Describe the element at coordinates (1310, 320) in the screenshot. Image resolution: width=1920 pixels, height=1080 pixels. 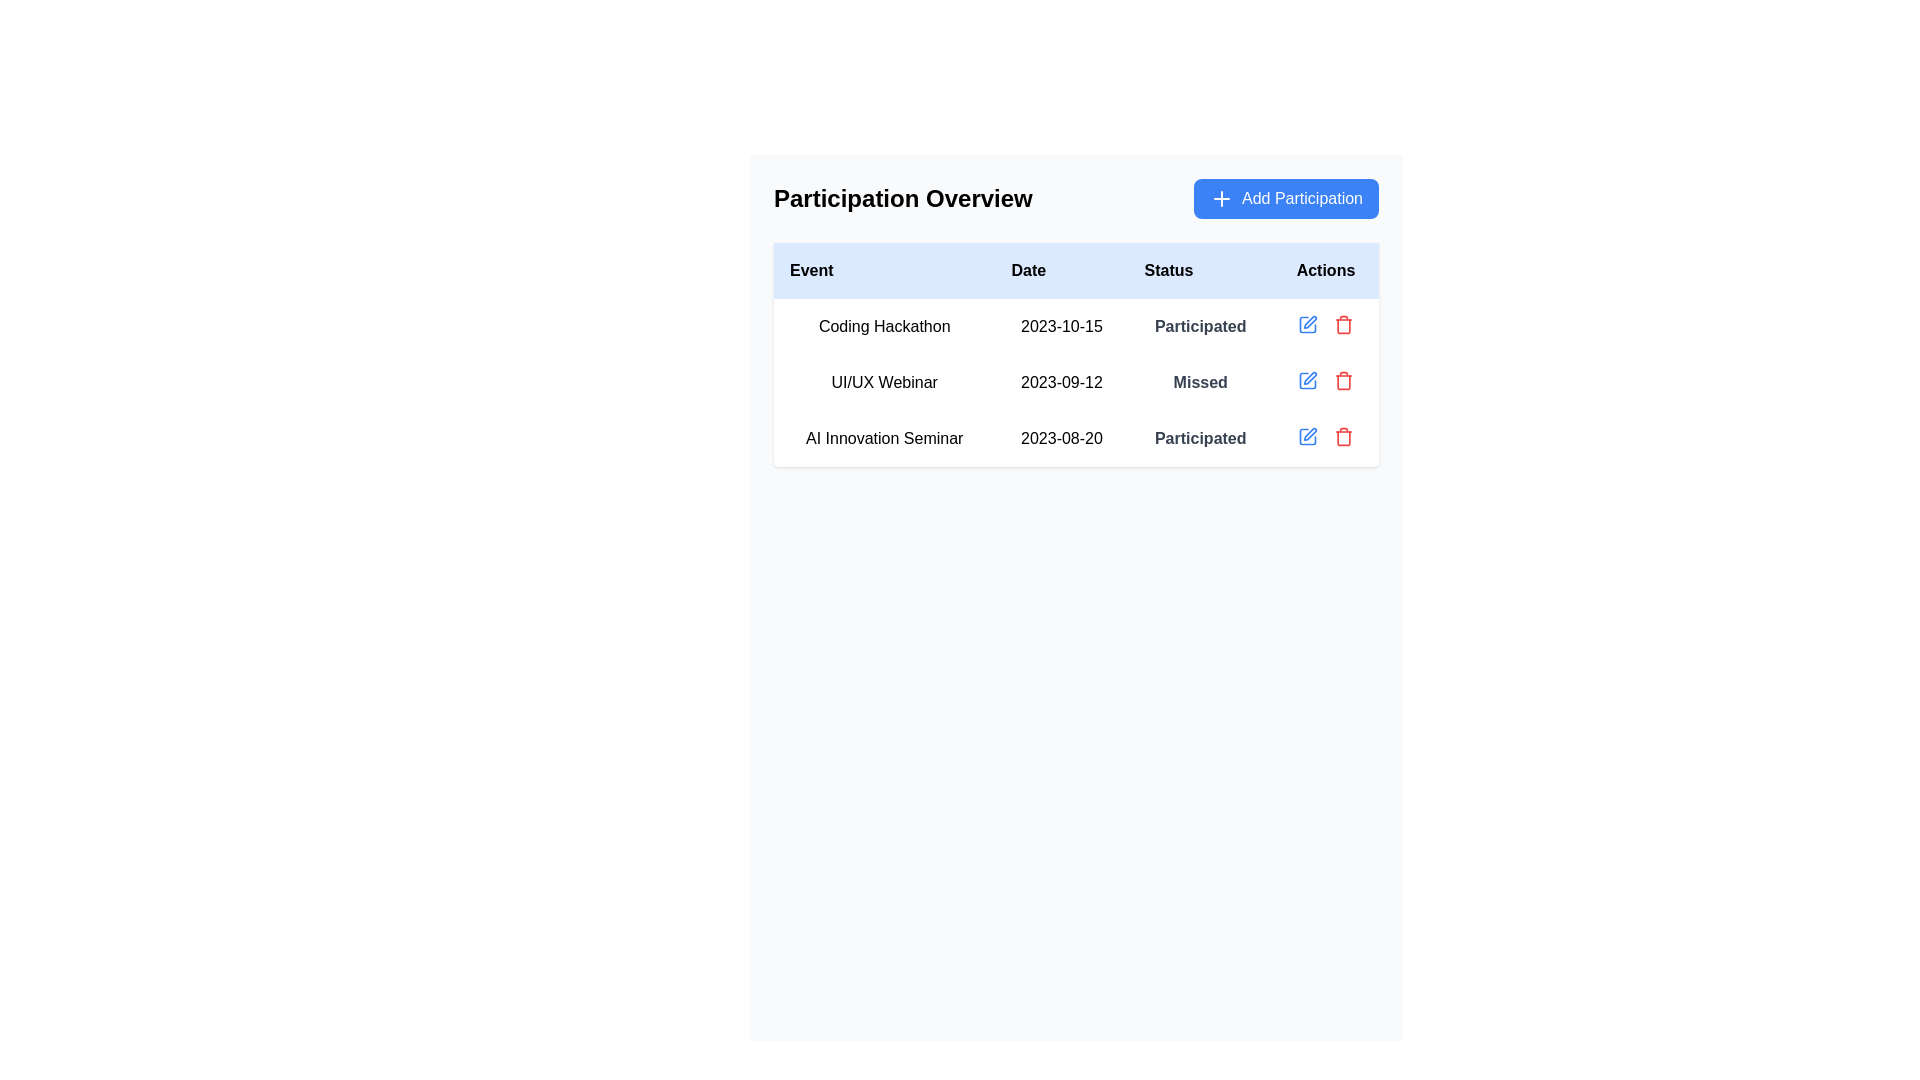
I see `the edit button represented by a pen icon in the second row of the 'Actions' column under the 'Participation Overview' section` at that location.